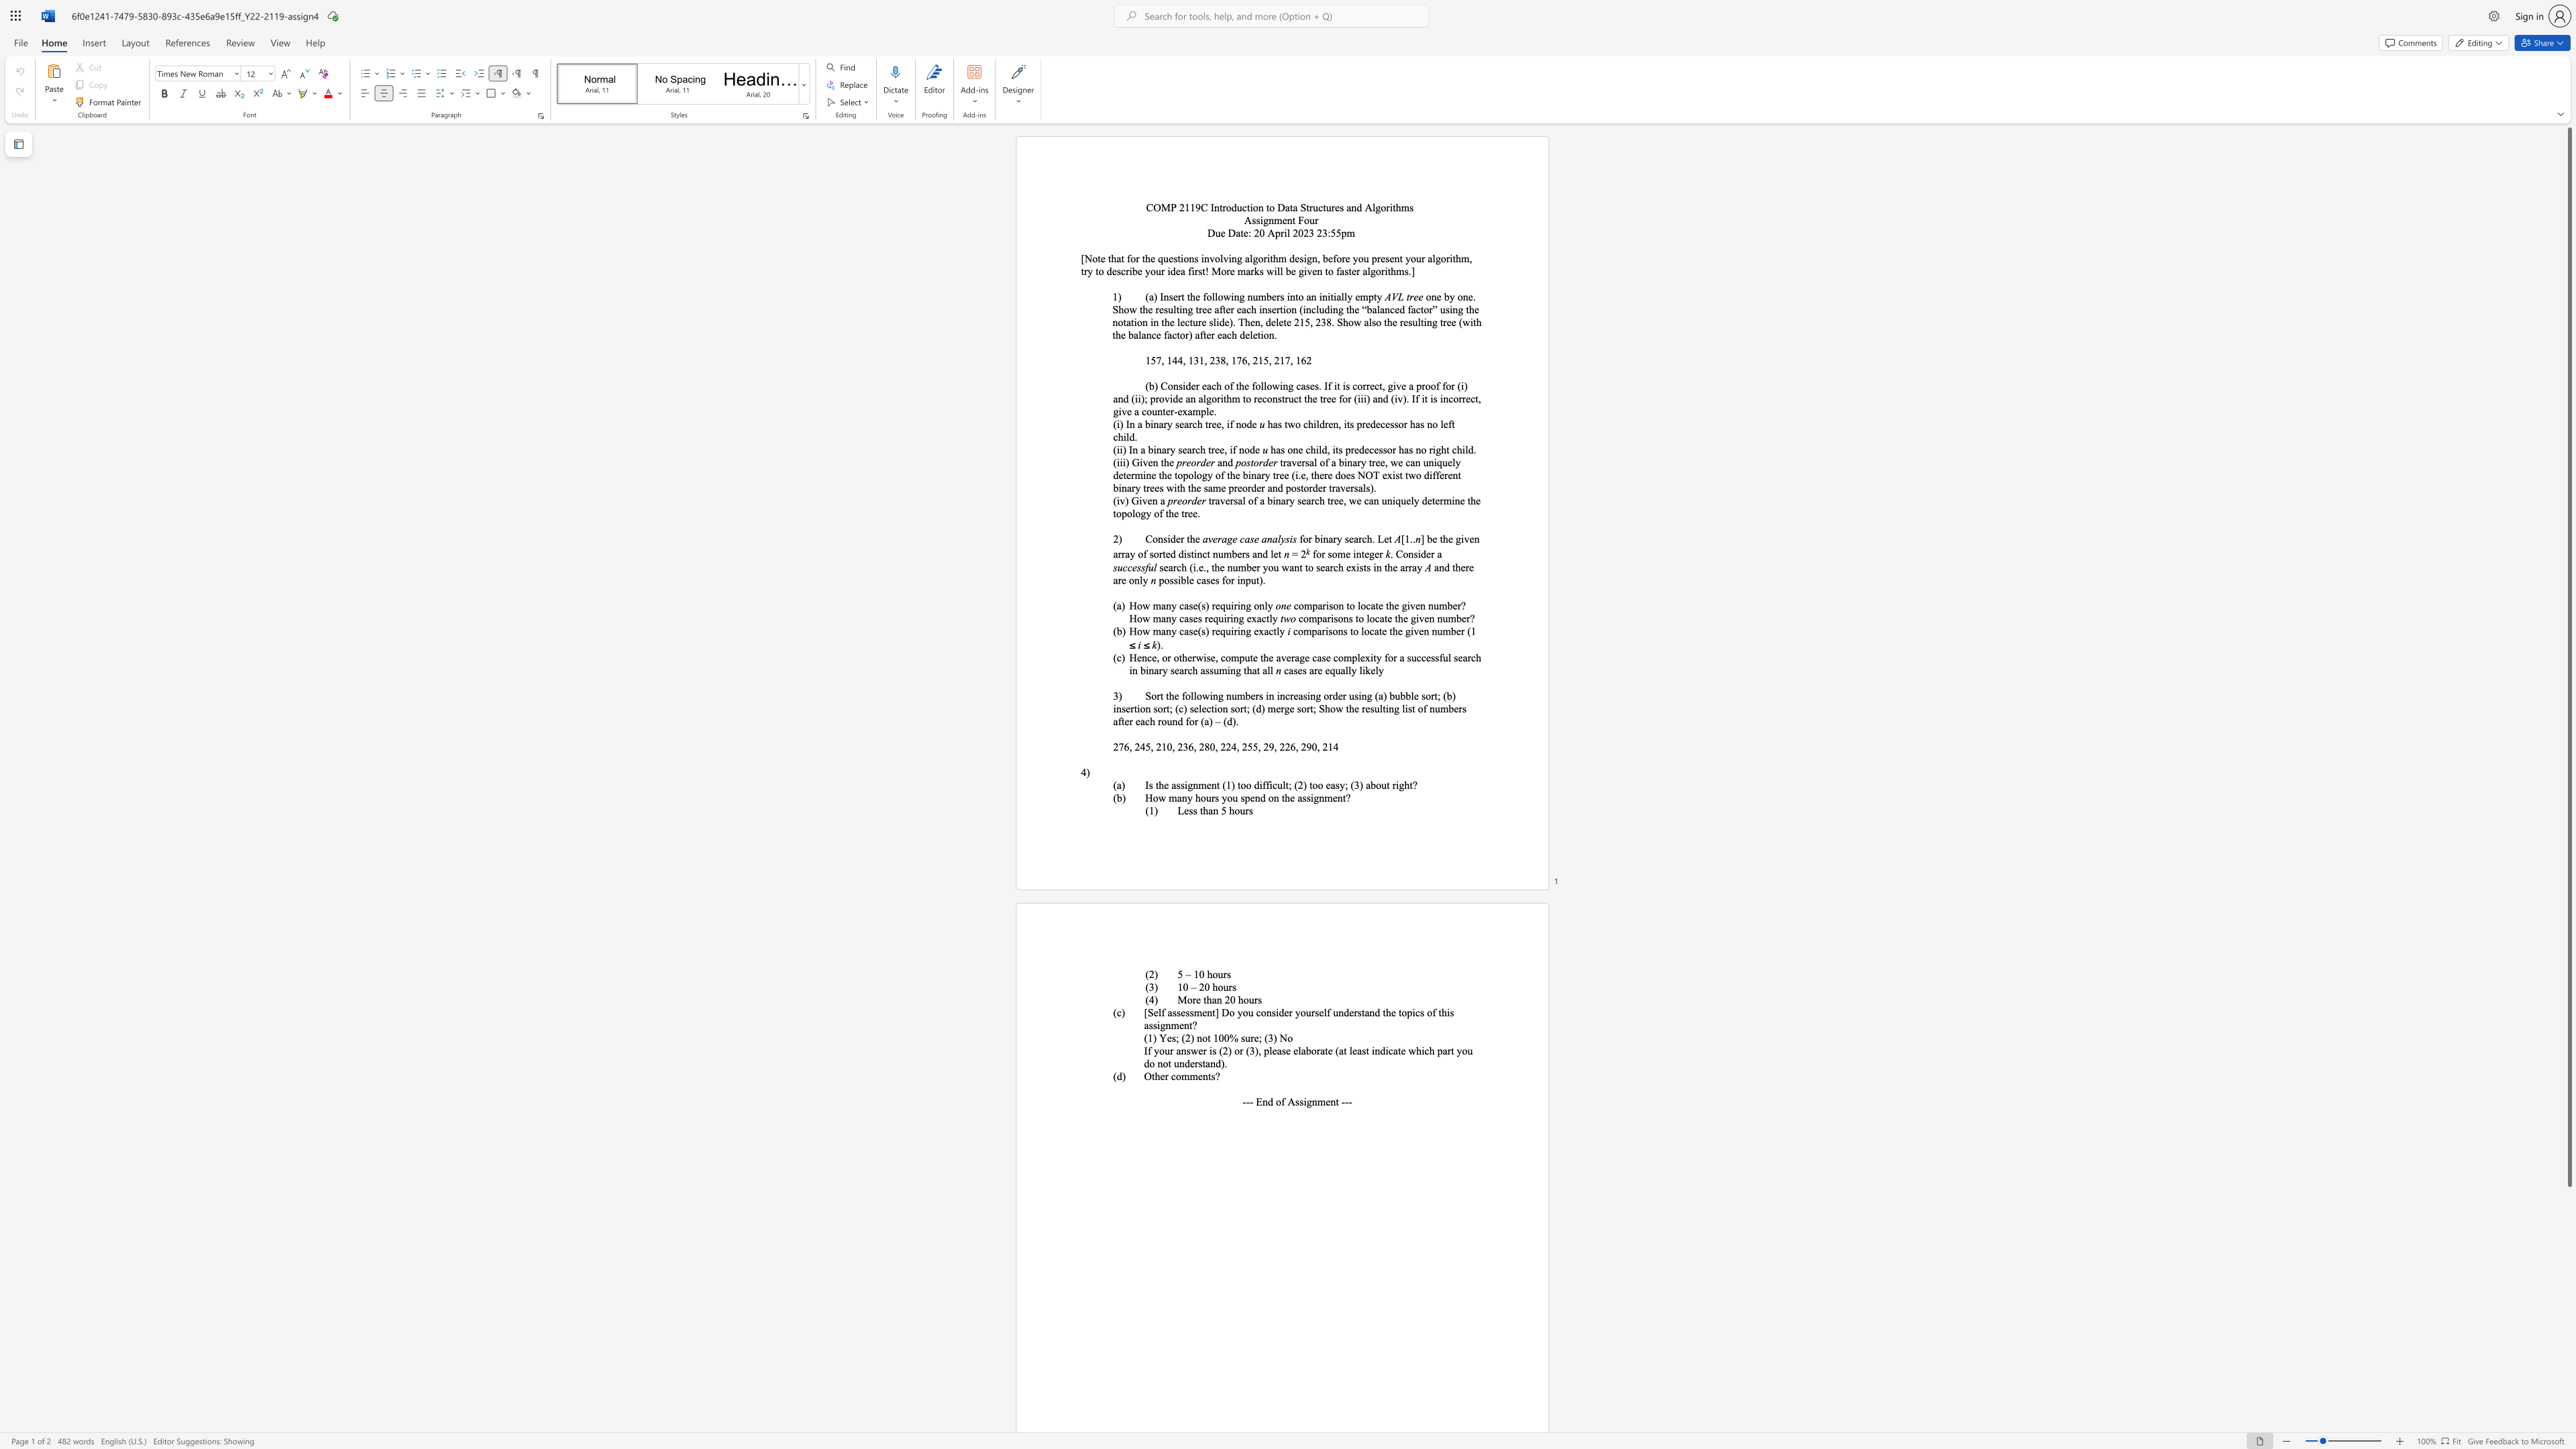  I want to click on the subset text "nmen" within the text "Assignment Four", so click(1268, 219).